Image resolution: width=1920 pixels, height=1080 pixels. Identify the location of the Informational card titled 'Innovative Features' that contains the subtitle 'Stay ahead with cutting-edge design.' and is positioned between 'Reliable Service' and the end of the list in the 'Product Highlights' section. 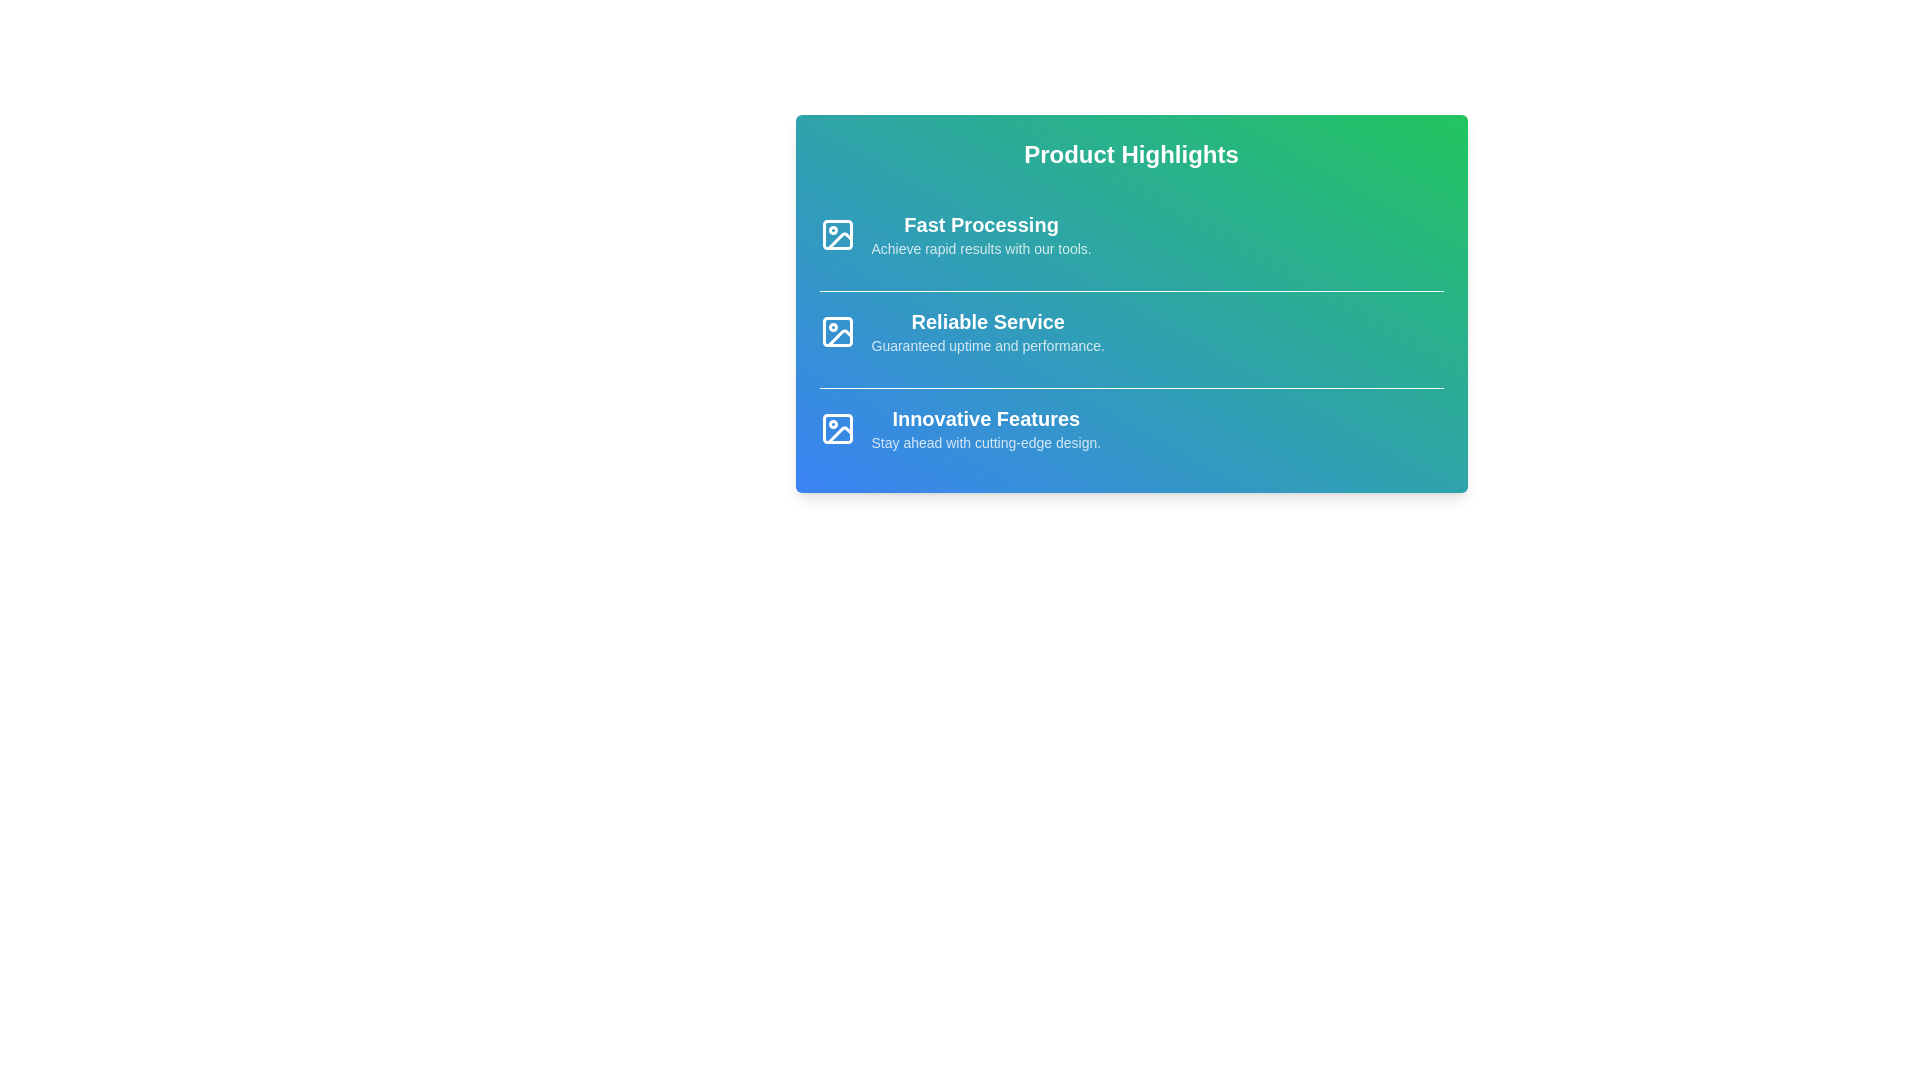
(1131, 427).